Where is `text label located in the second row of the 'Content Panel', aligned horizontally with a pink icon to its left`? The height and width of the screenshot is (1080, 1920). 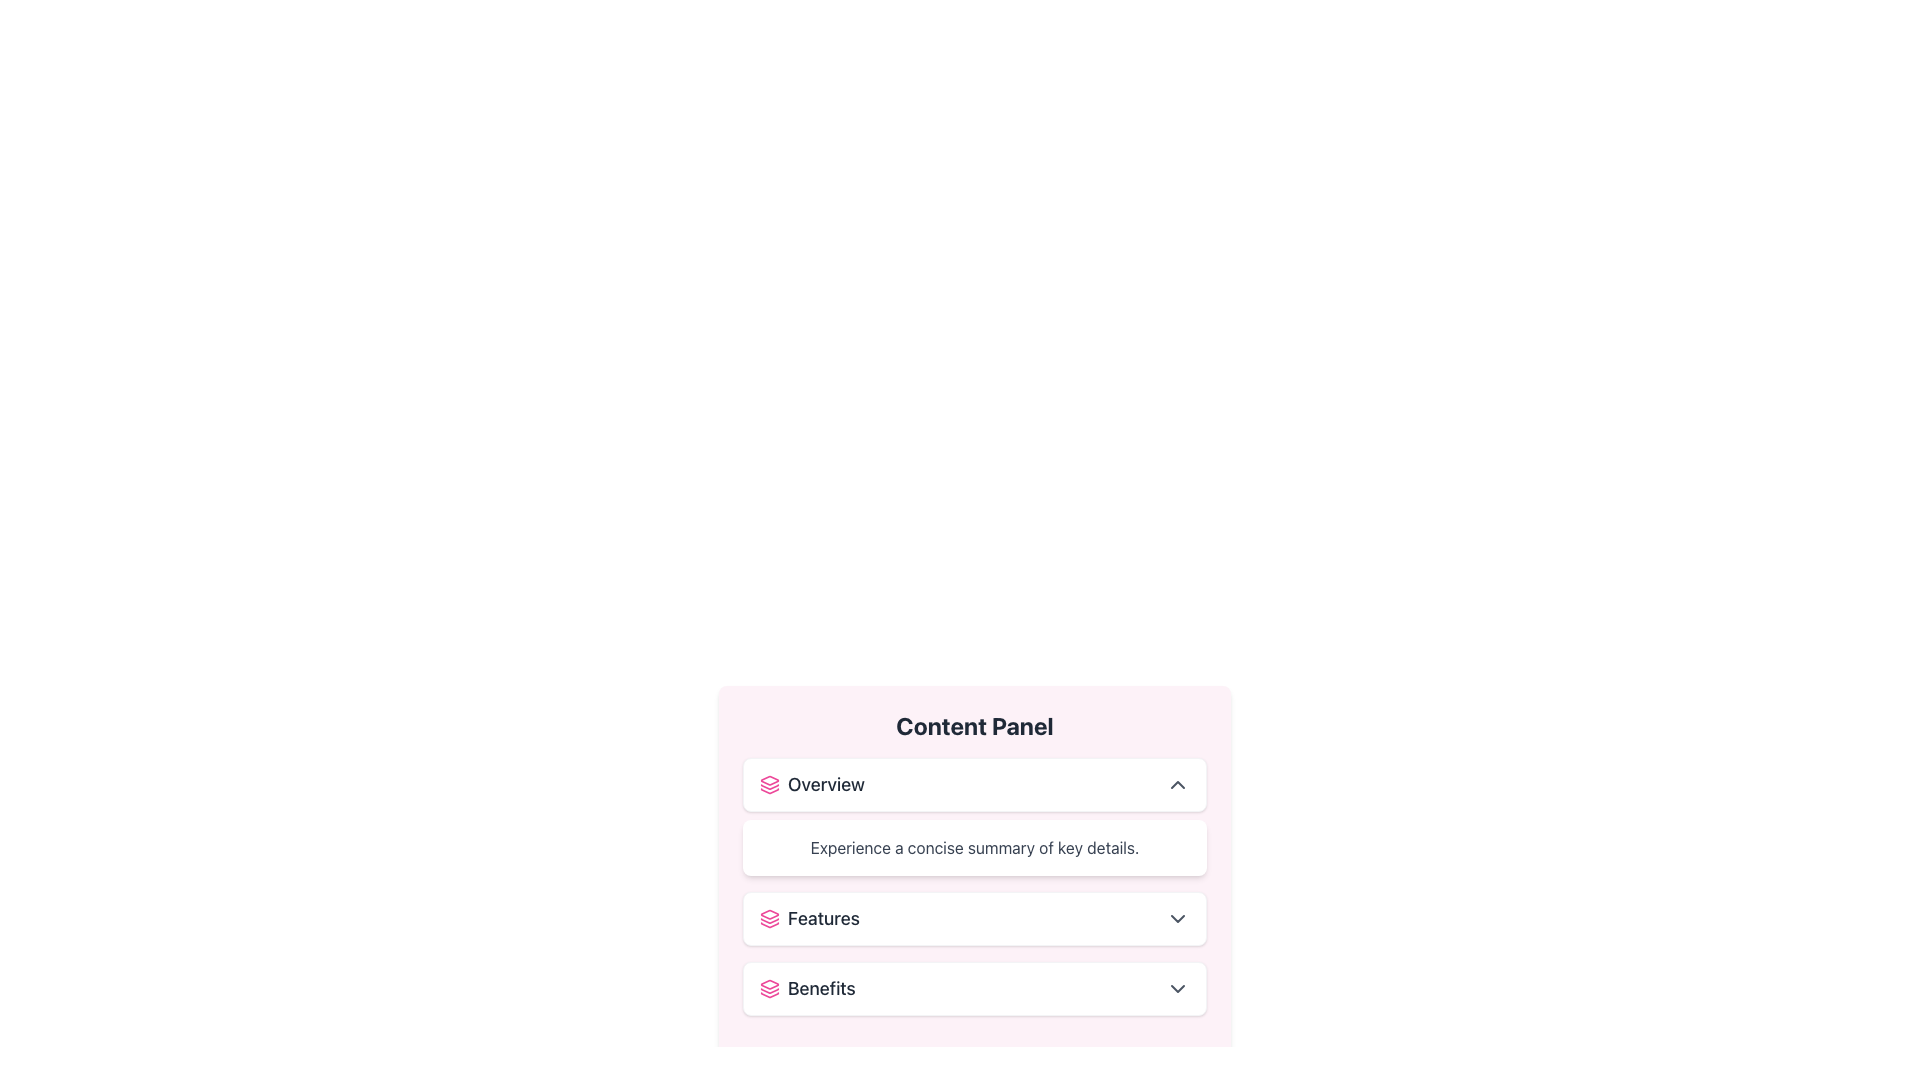 text label located in the second row of the 'Content Panel', aligned horizontally with a pink icon to its left is located at coordinates (809, 918).